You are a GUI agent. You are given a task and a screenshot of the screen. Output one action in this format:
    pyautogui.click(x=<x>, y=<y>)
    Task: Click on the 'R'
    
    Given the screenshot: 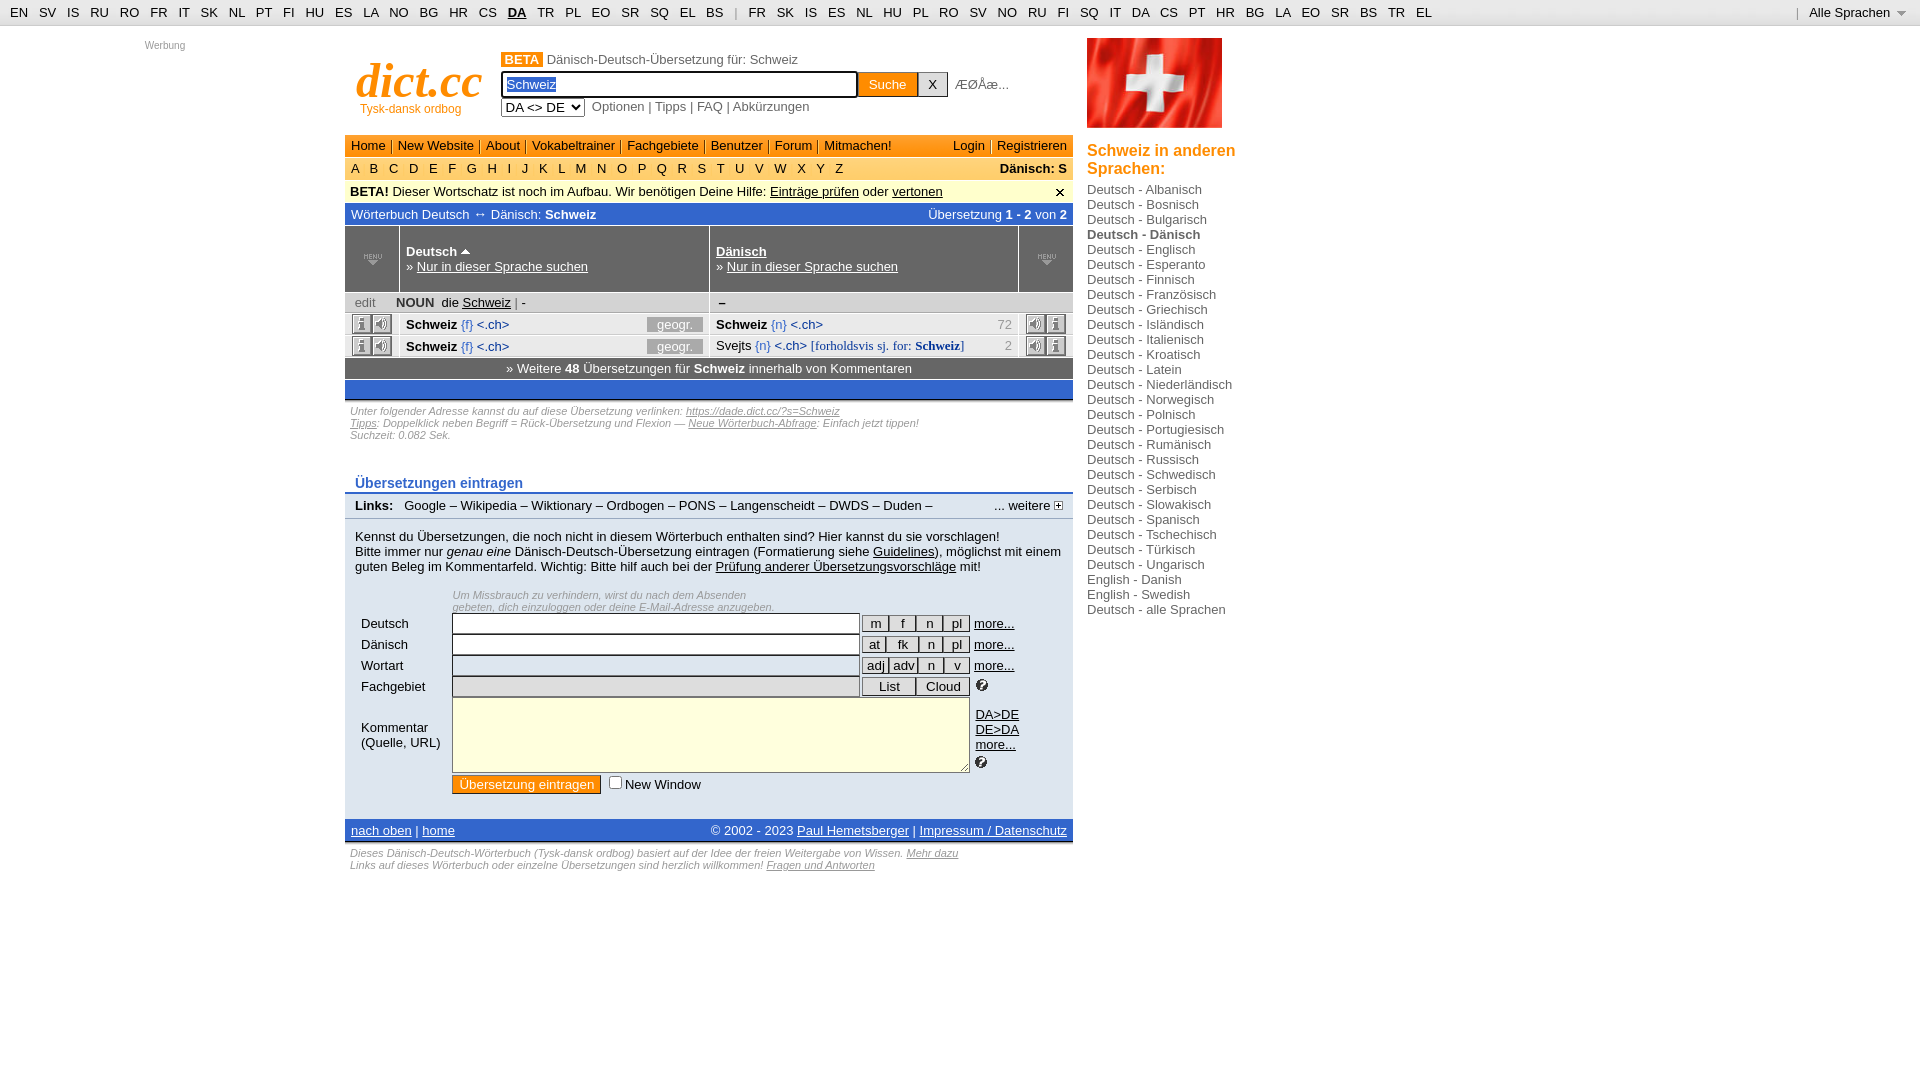 What is the action you would take?
    pyautogui.click(x=682, y=167)
    